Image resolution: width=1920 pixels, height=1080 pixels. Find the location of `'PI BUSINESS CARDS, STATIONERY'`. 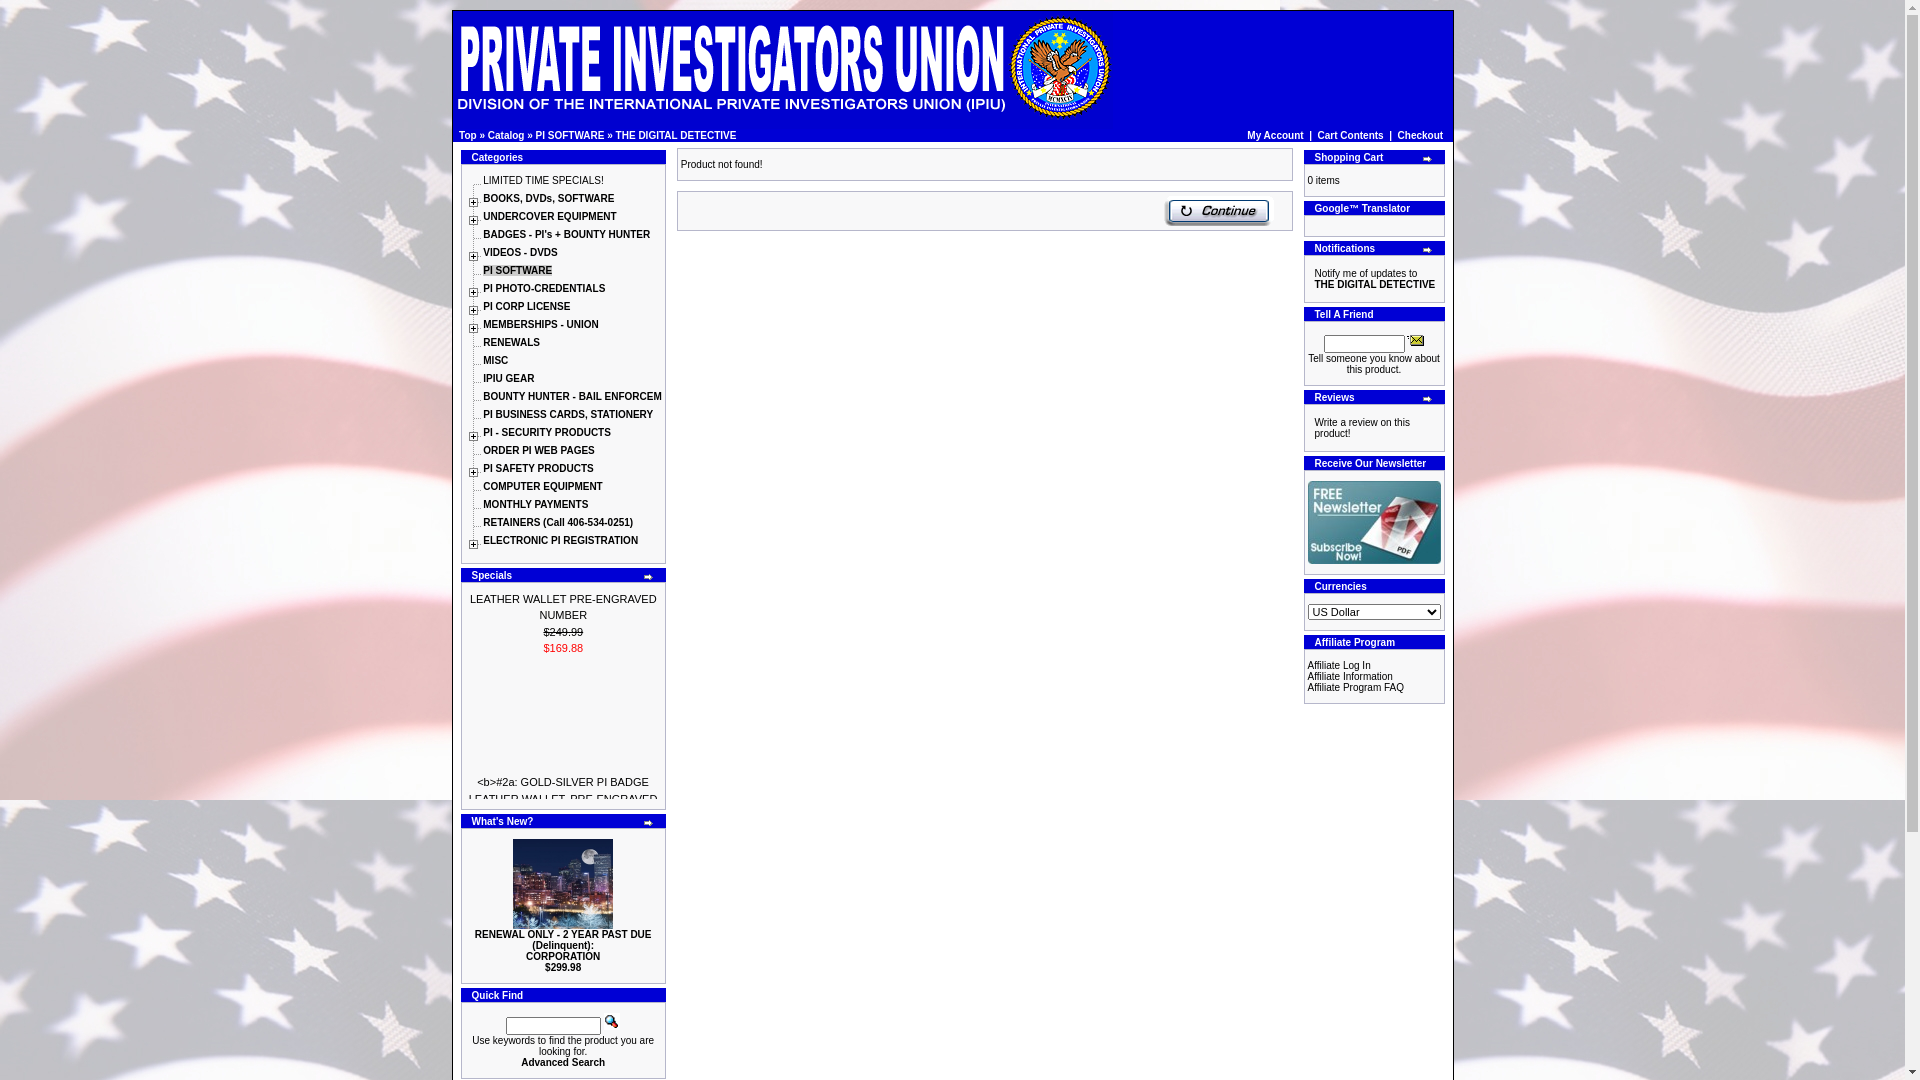

'PI BUSINESS CARDS, STATIONERY' is located at coordinates (483, 413).